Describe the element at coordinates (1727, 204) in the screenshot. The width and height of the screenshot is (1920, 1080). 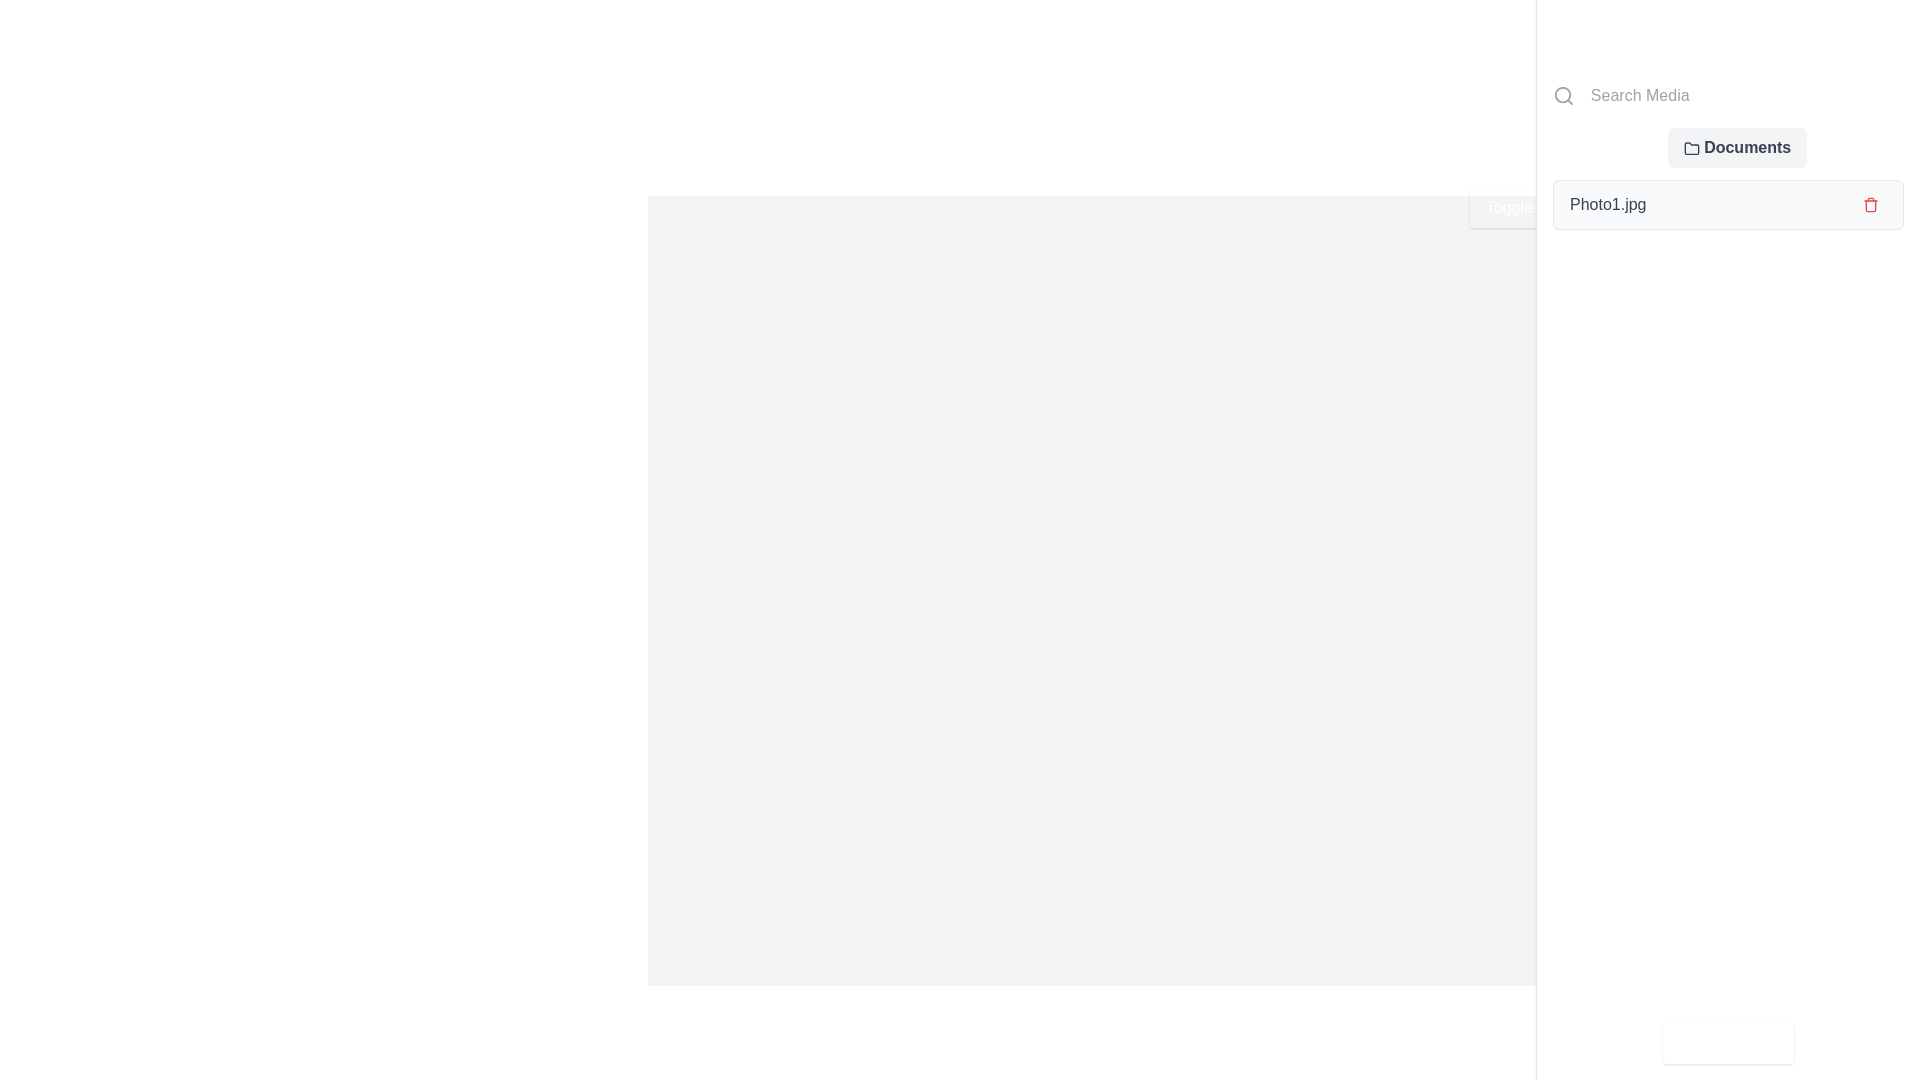
I see `the List item containing the text 'Photo1.jpg' and the red action icon` at that location.